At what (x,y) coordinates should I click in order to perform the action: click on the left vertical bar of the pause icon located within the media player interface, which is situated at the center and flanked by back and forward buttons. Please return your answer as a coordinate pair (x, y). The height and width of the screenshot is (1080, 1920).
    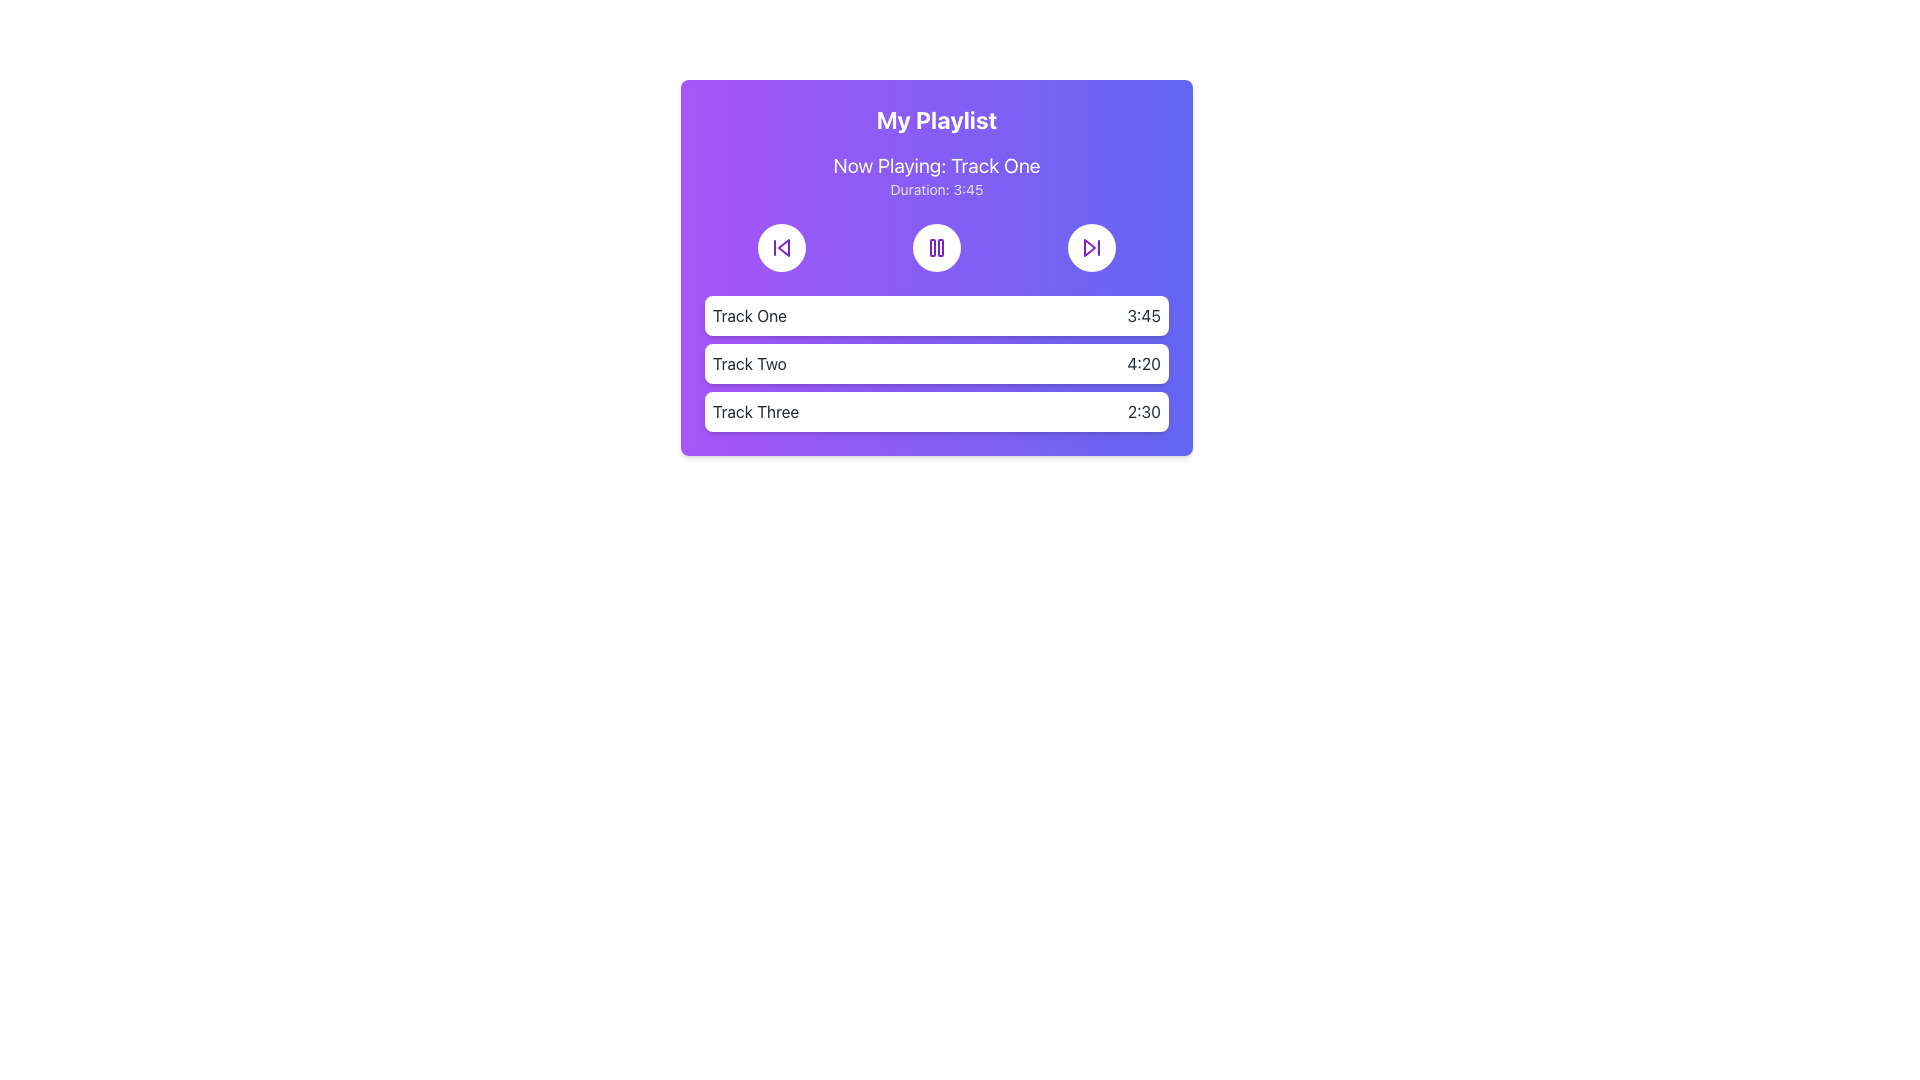
    Looking at the image, I should click on (931, 246).